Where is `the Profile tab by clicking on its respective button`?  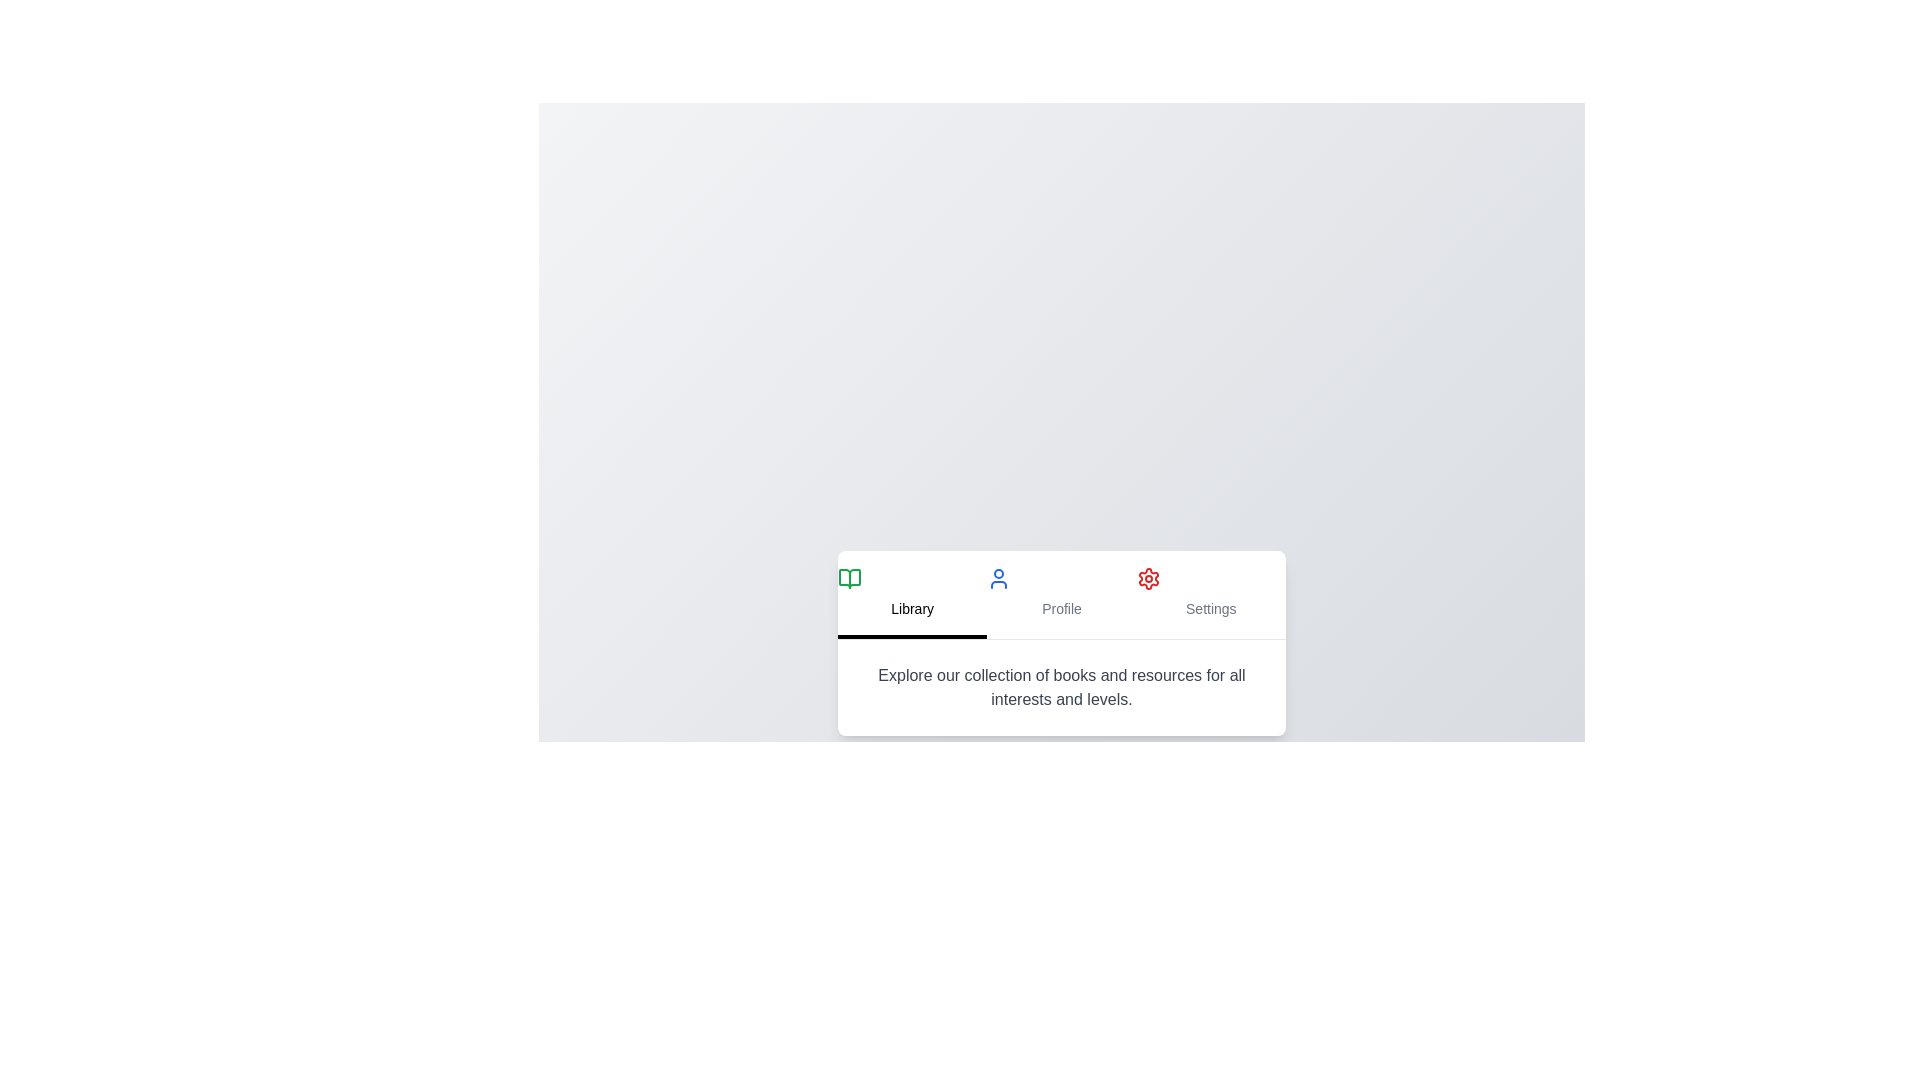 the Profile tab by clicking on its respective button is located at coordinates (1060, 593).